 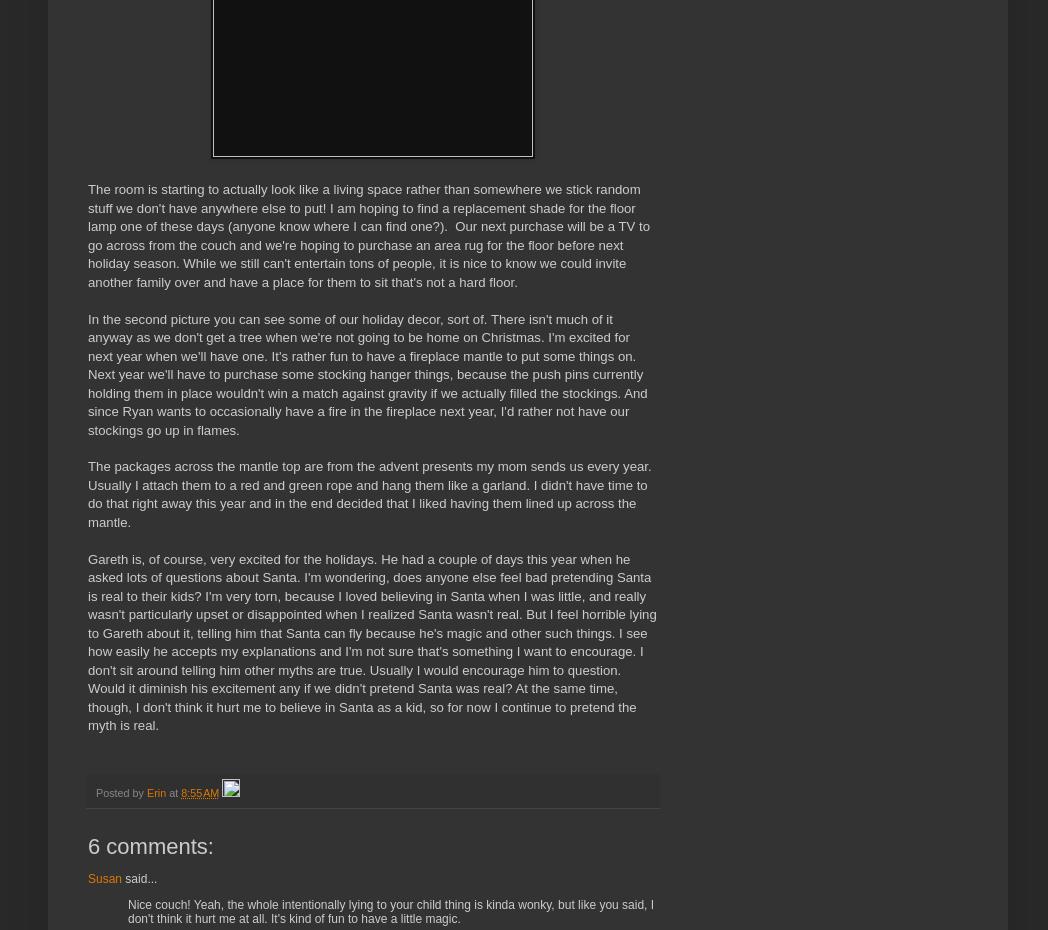 What do you see at coordinates (368, 493) in the screenshot?
I see `'The packages across the mantle top are from the advent presents my mom sends us every year. Usually I attach them to a red and green rope and hang them like a garland. I didn't have time to do that right away this year and in the end decided that I liked having them lined up across the mantle.'` at bounding box center [368, 493].